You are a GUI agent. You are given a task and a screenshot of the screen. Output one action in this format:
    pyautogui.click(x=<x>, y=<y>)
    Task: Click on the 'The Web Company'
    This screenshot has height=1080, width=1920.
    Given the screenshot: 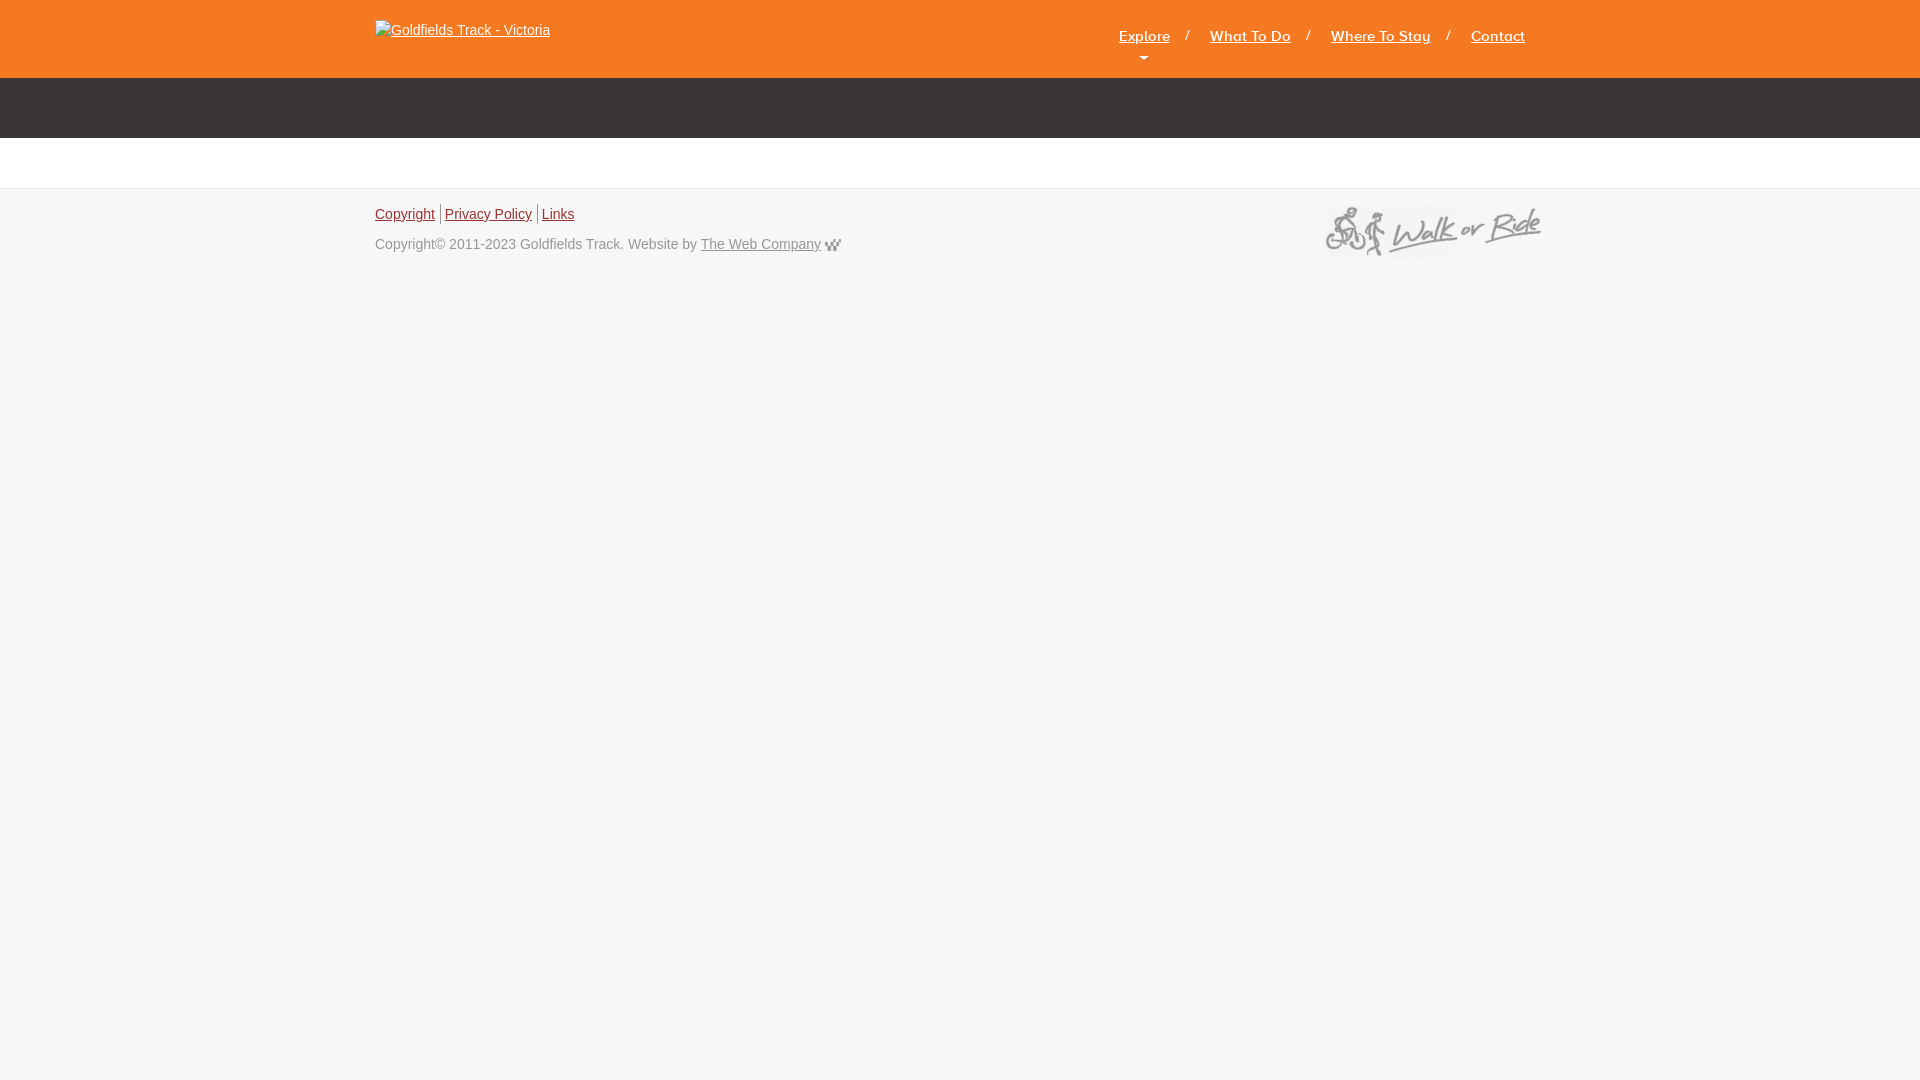 What is the action you would take?
    pyautogui.click(x=833, y=242)
    